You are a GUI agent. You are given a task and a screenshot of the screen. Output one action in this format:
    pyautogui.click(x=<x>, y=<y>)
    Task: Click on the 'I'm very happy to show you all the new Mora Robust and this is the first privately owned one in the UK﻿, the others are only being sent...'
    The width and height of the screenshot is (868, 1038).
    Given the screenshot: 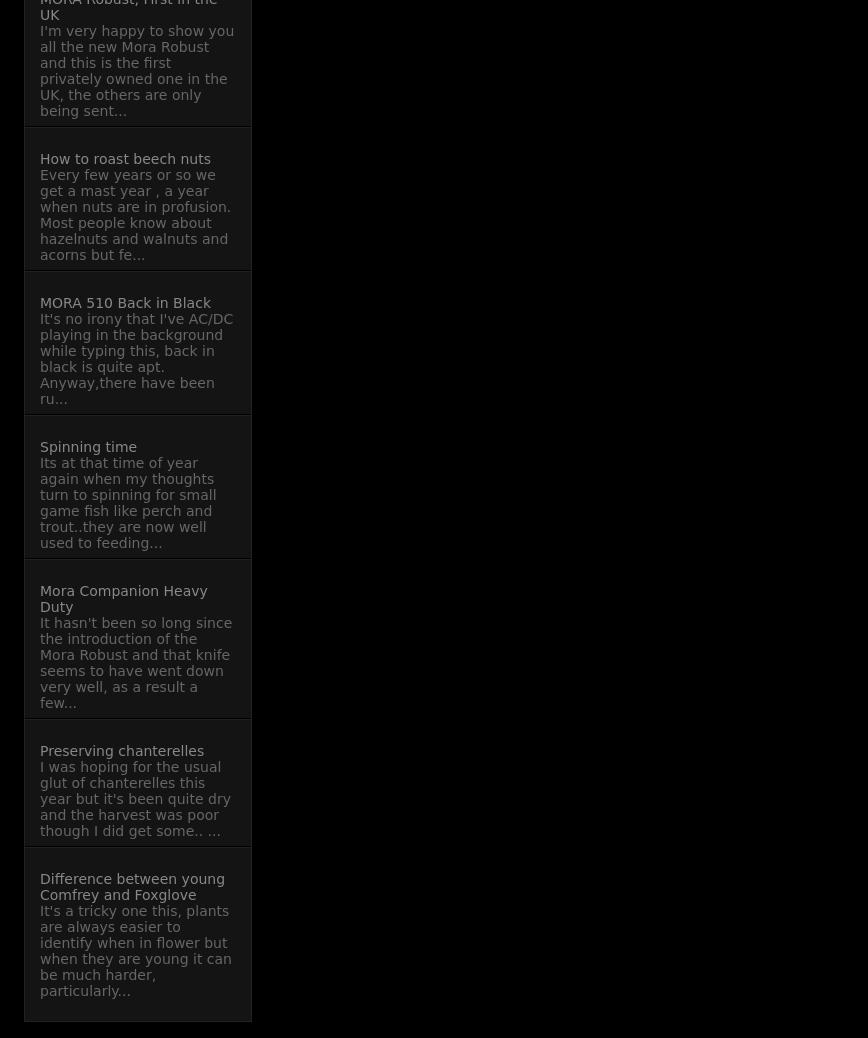 What is the action you would take?
    pyautogui.click(x=136, y=69)
    